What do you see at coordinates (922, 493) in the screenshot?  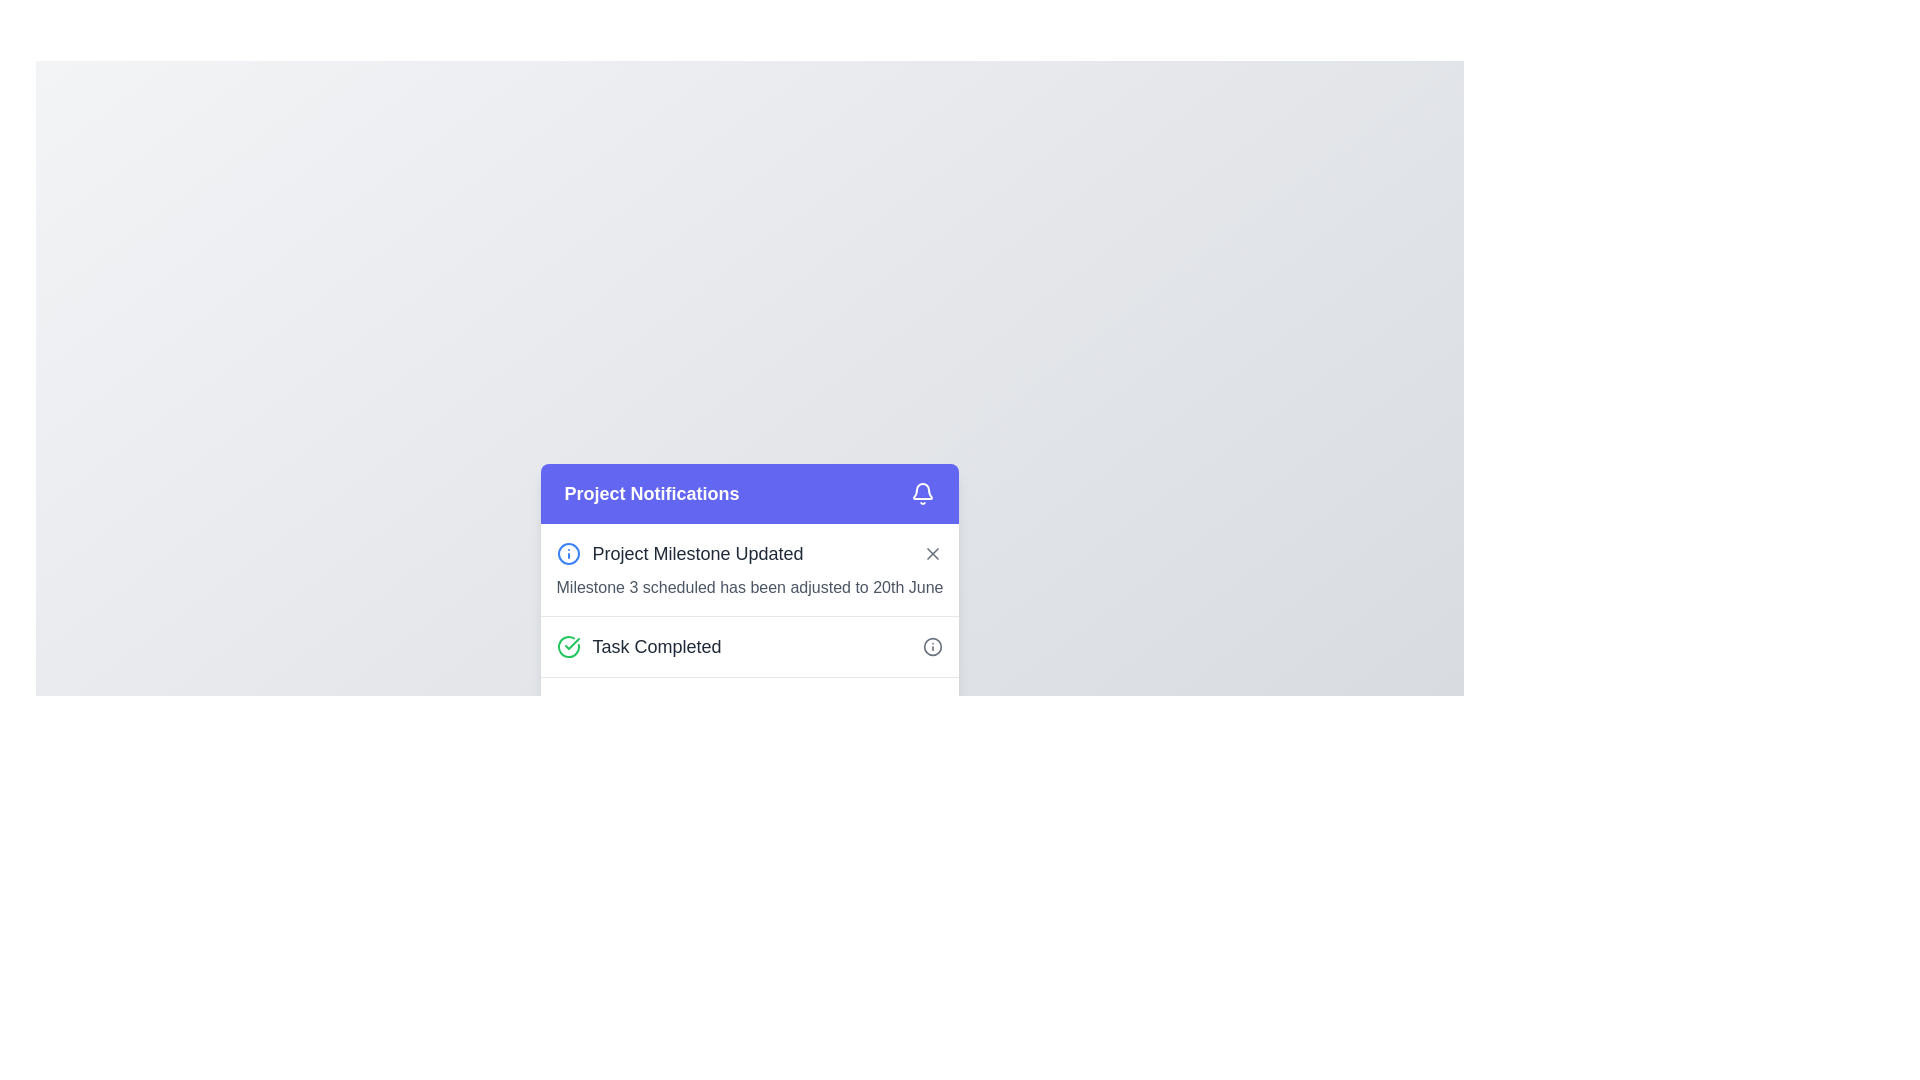 I see `the notification bell icon located at the top right corner of the notification panel` at bounding box center [922, 493].